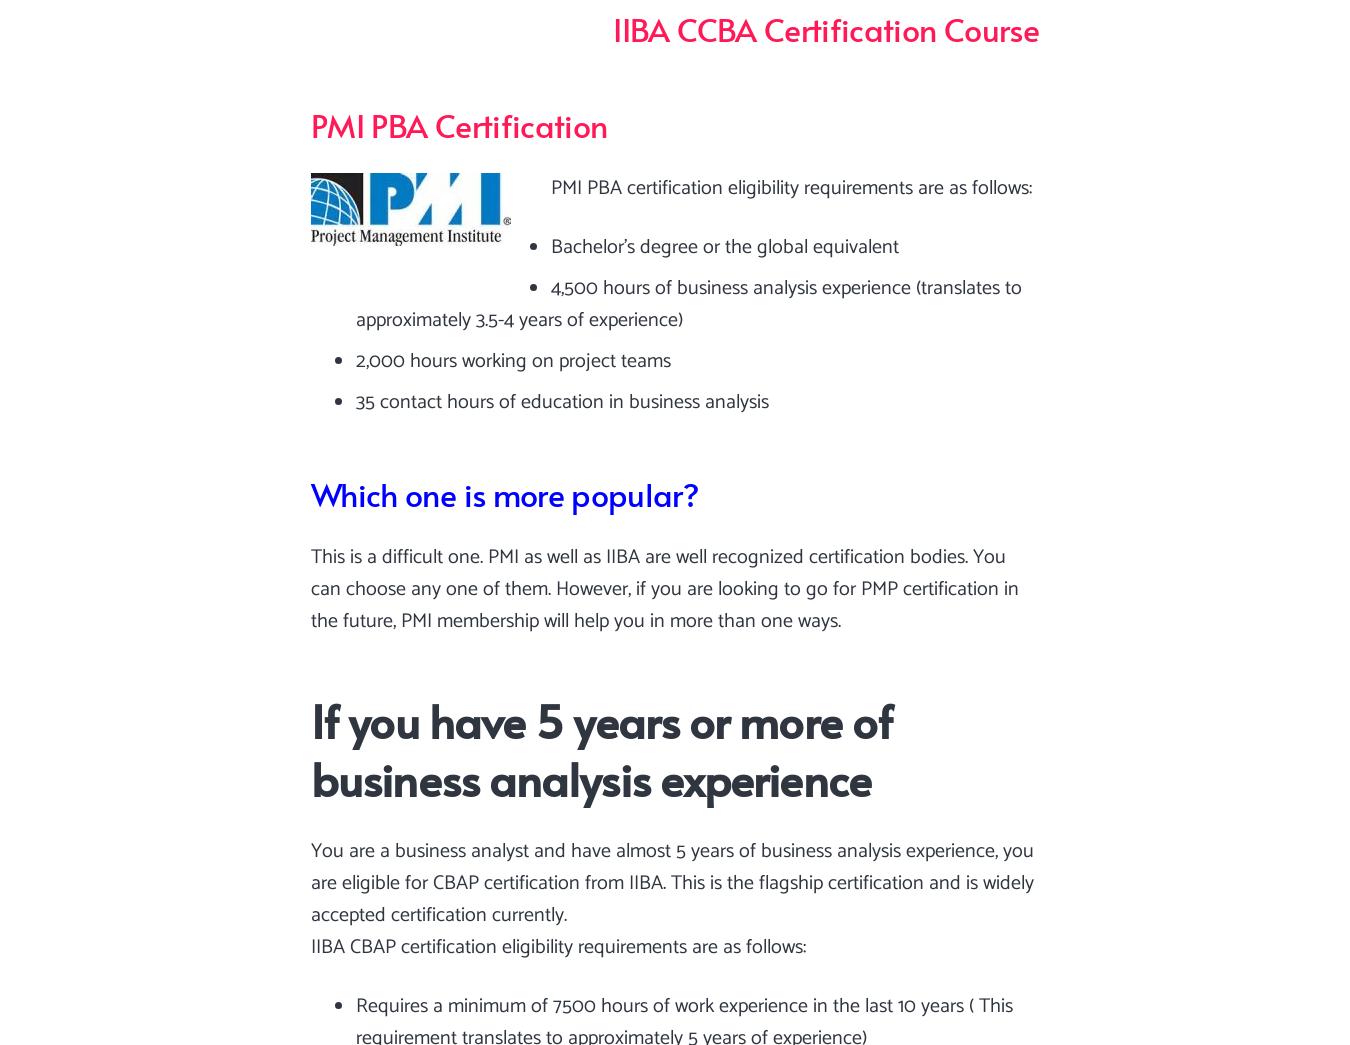 This screenshot has height=1045, width=1350. Describe the element at coordinates (458, 122) in the screenshot. I see `'PMI PBA Certification'` at that location.